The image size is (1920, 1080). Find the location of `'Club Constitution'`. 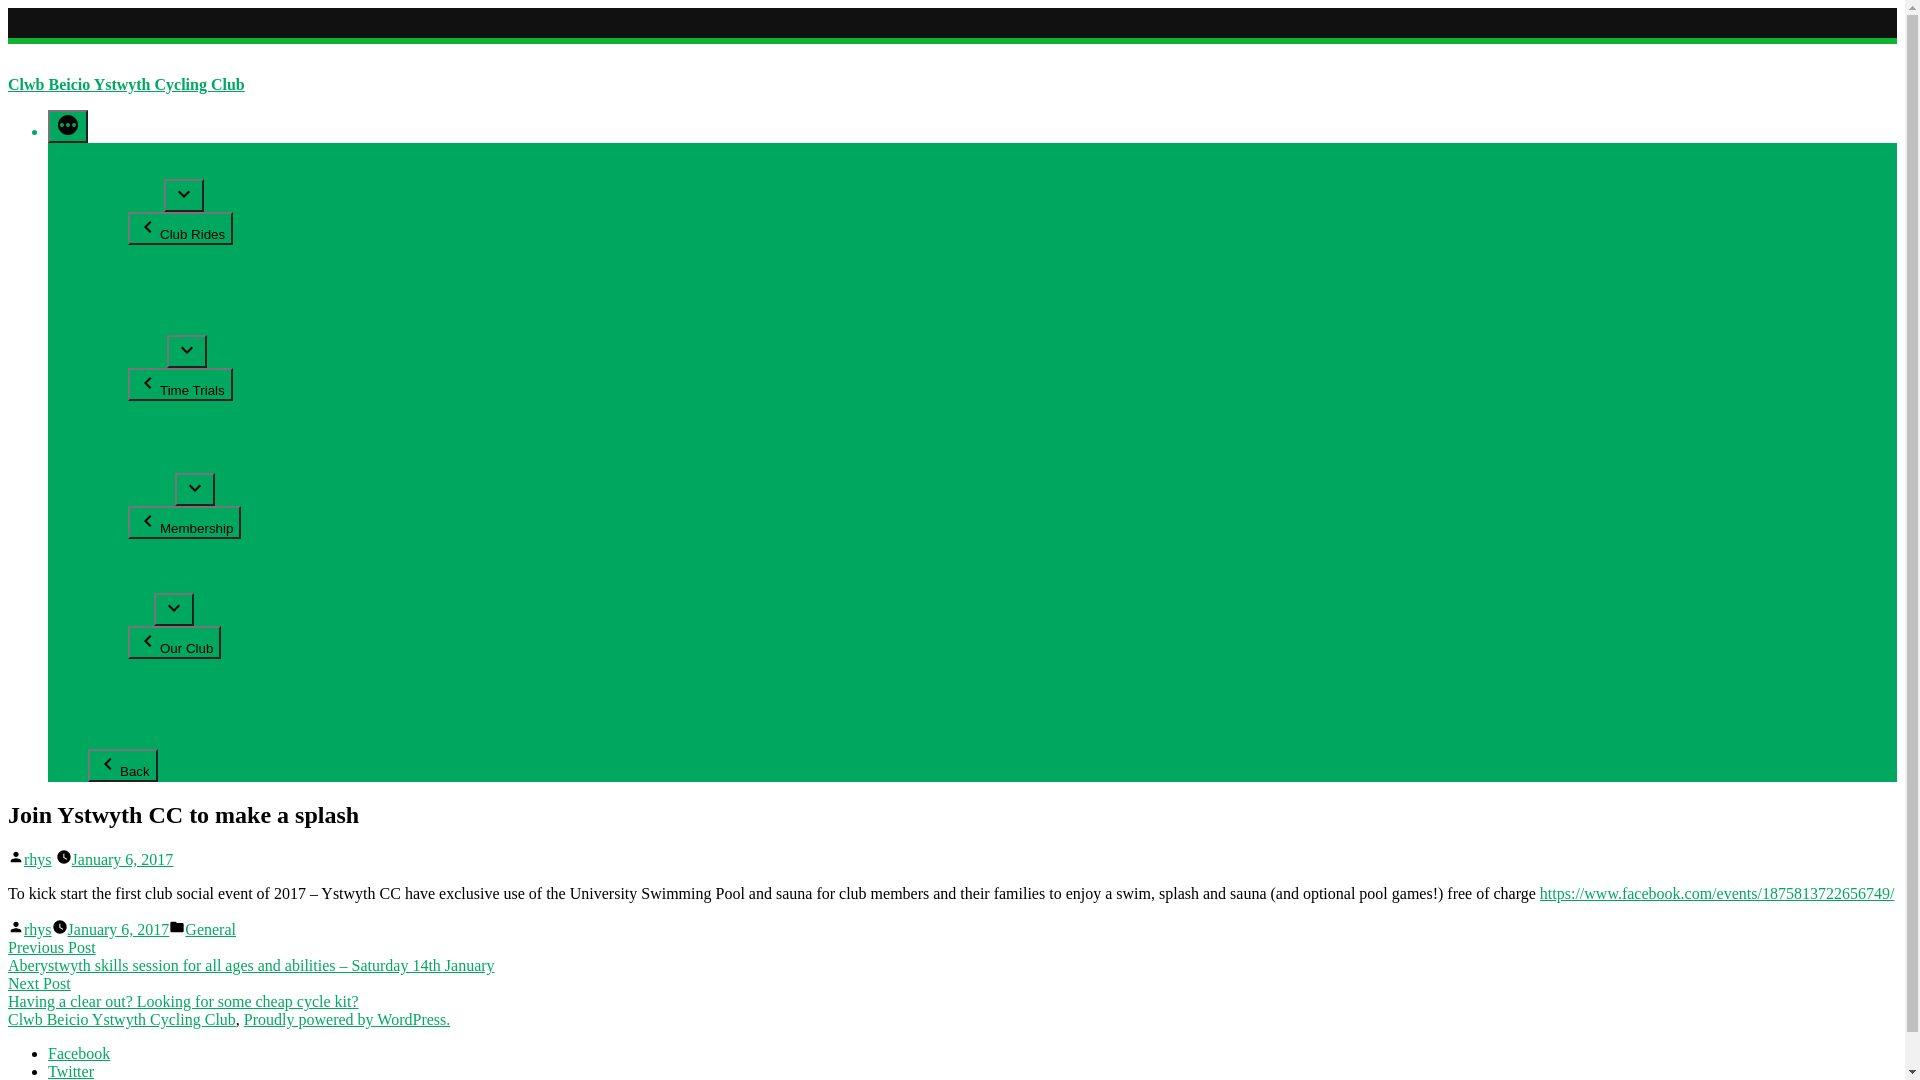

'Club Constitution' is located at coordinates (189, 684).